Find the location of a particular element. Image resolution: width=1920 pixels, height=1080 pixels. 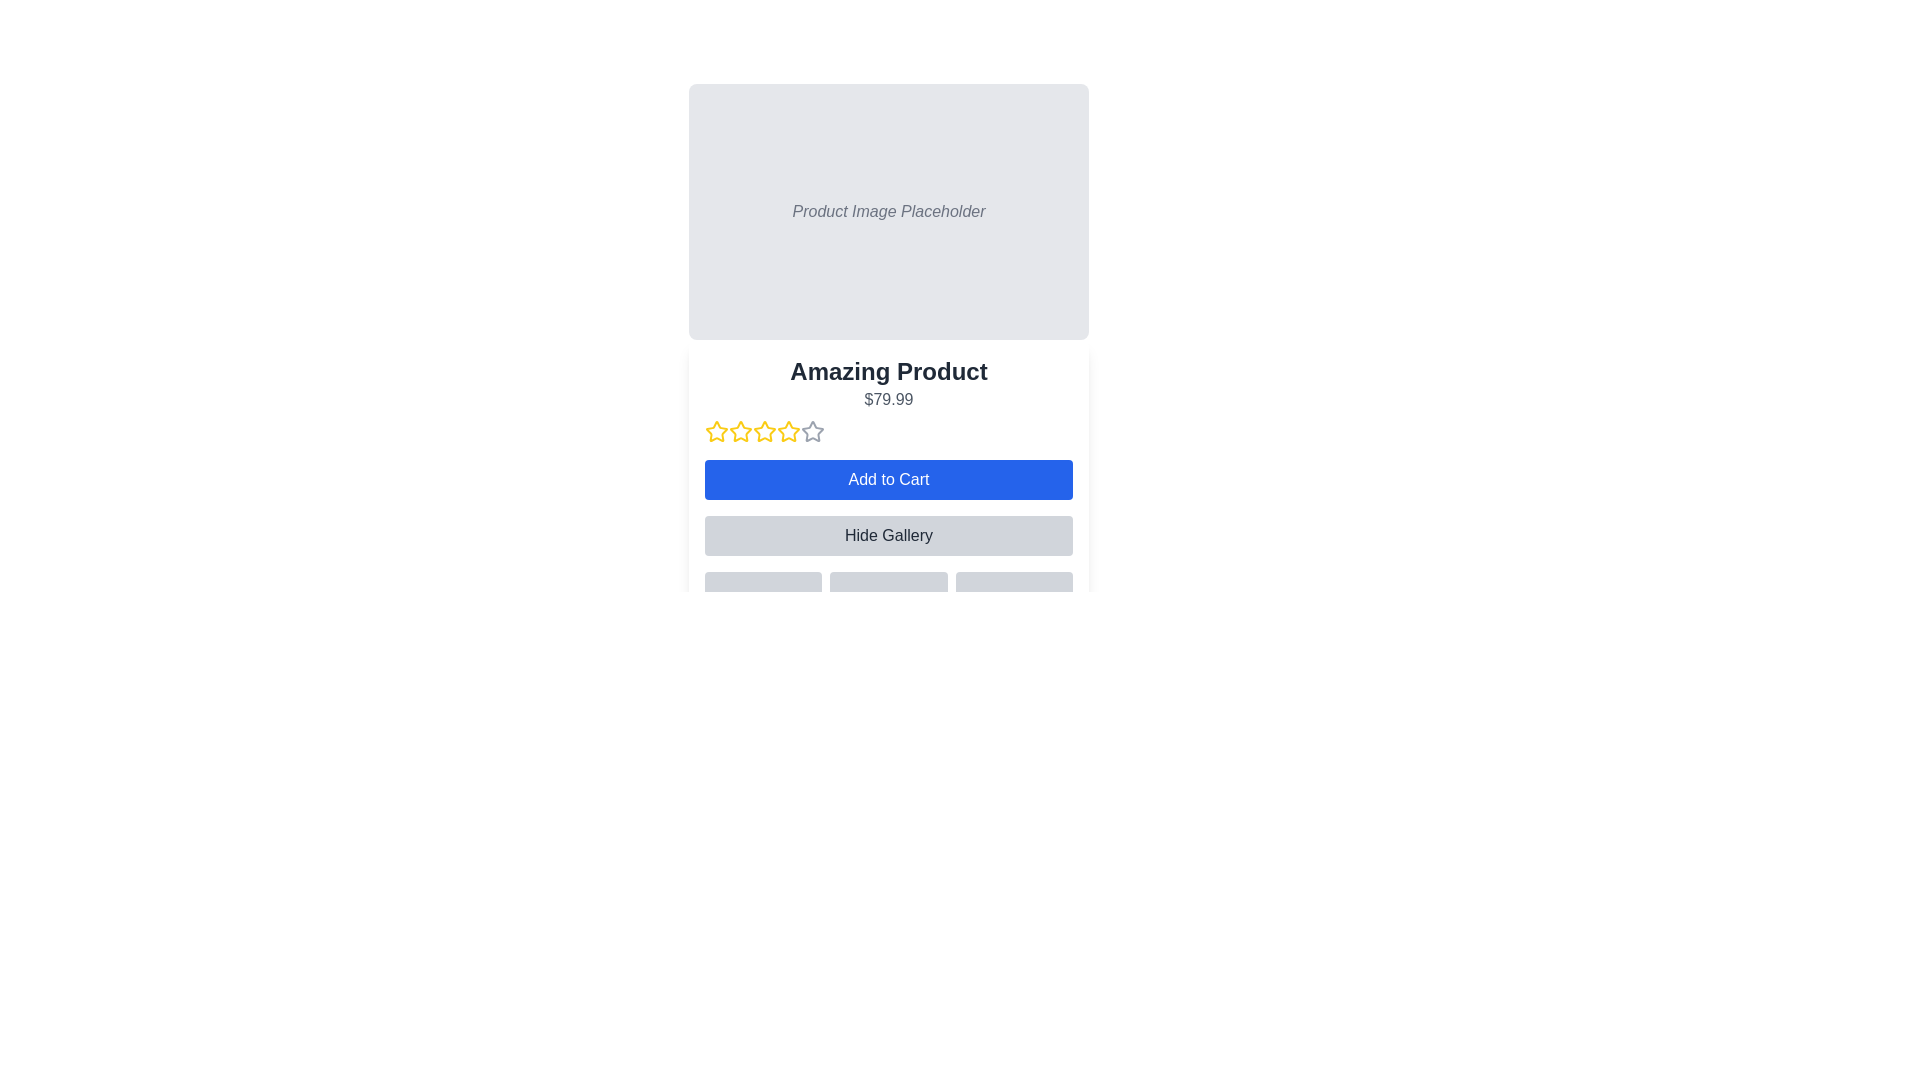

the Image placeholder, which is a rectangular area with a grey background and rounded corners, containing centered italic text stating 'Product Image Placeholder'. It is located at the top section of a product card layout, directly above the product title and price information is located at coordinates (887, 212).